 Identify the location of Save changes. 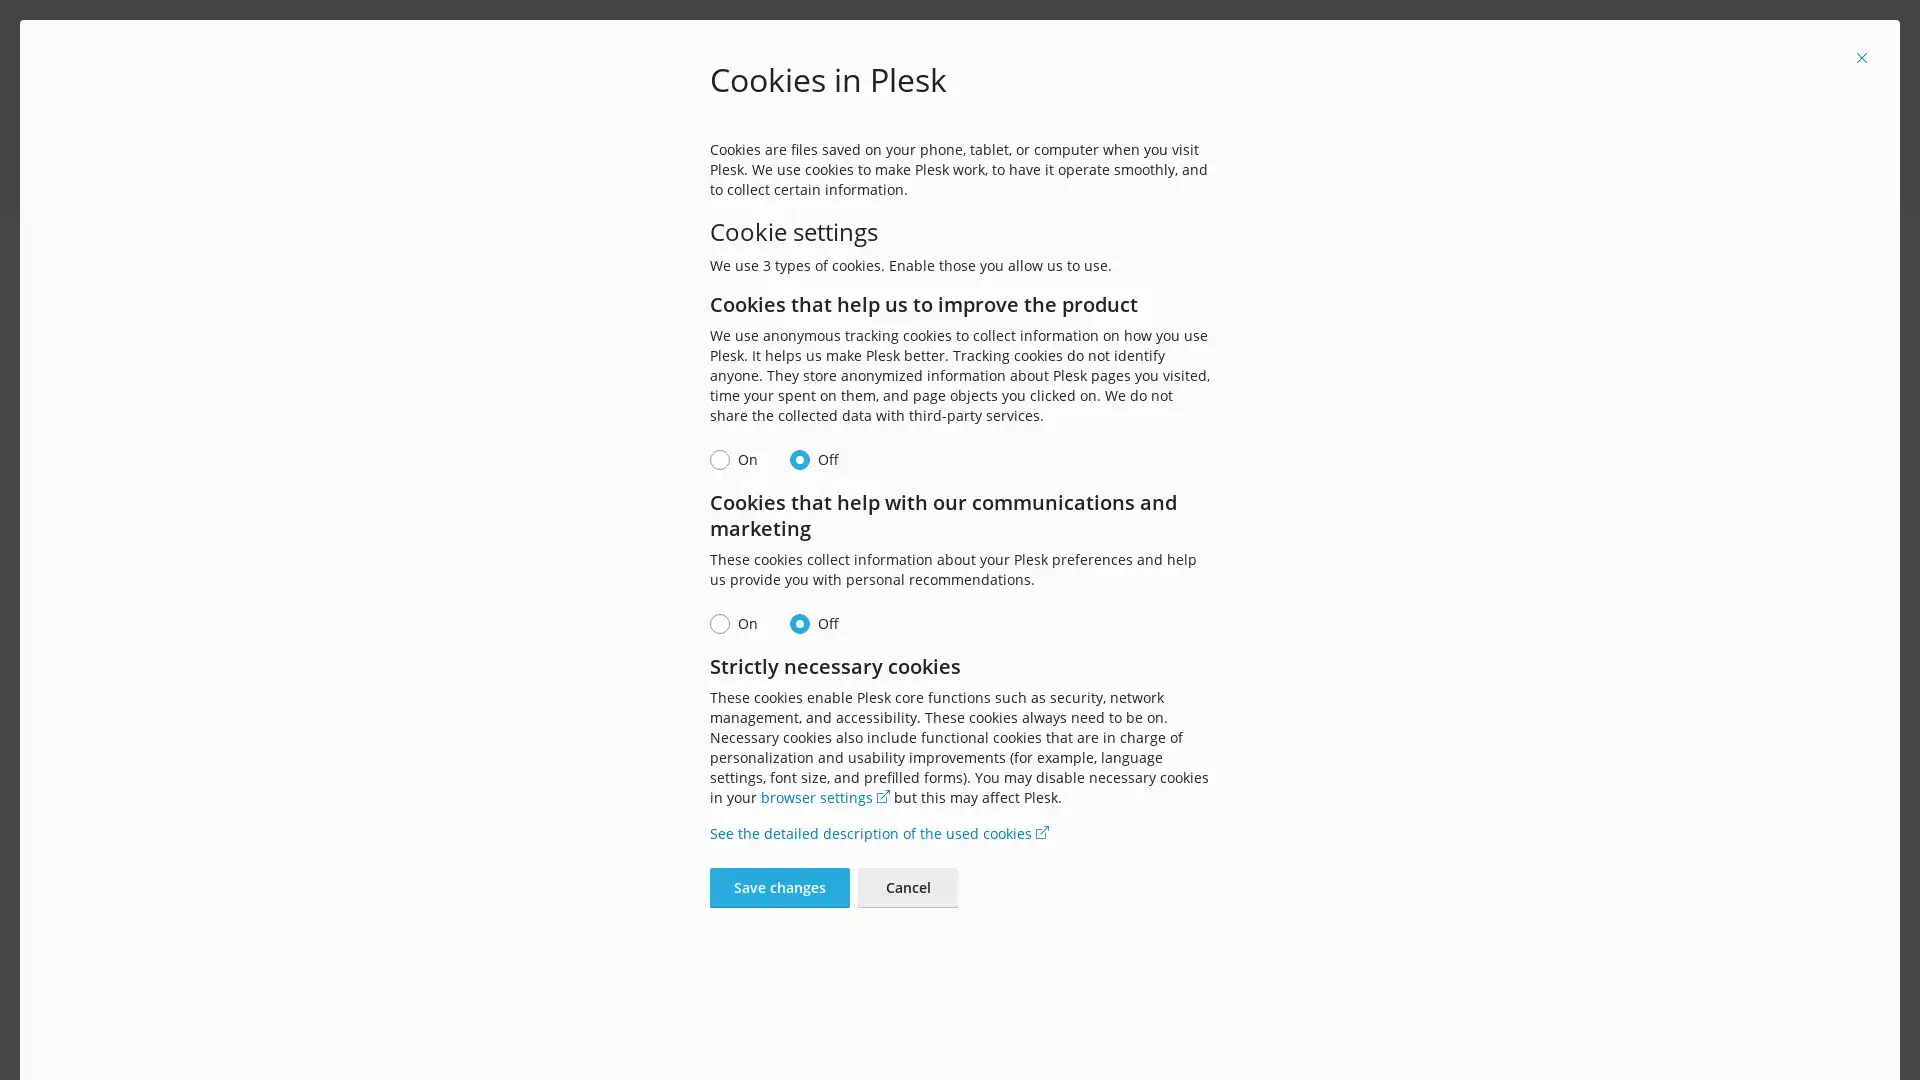
(778, 886).